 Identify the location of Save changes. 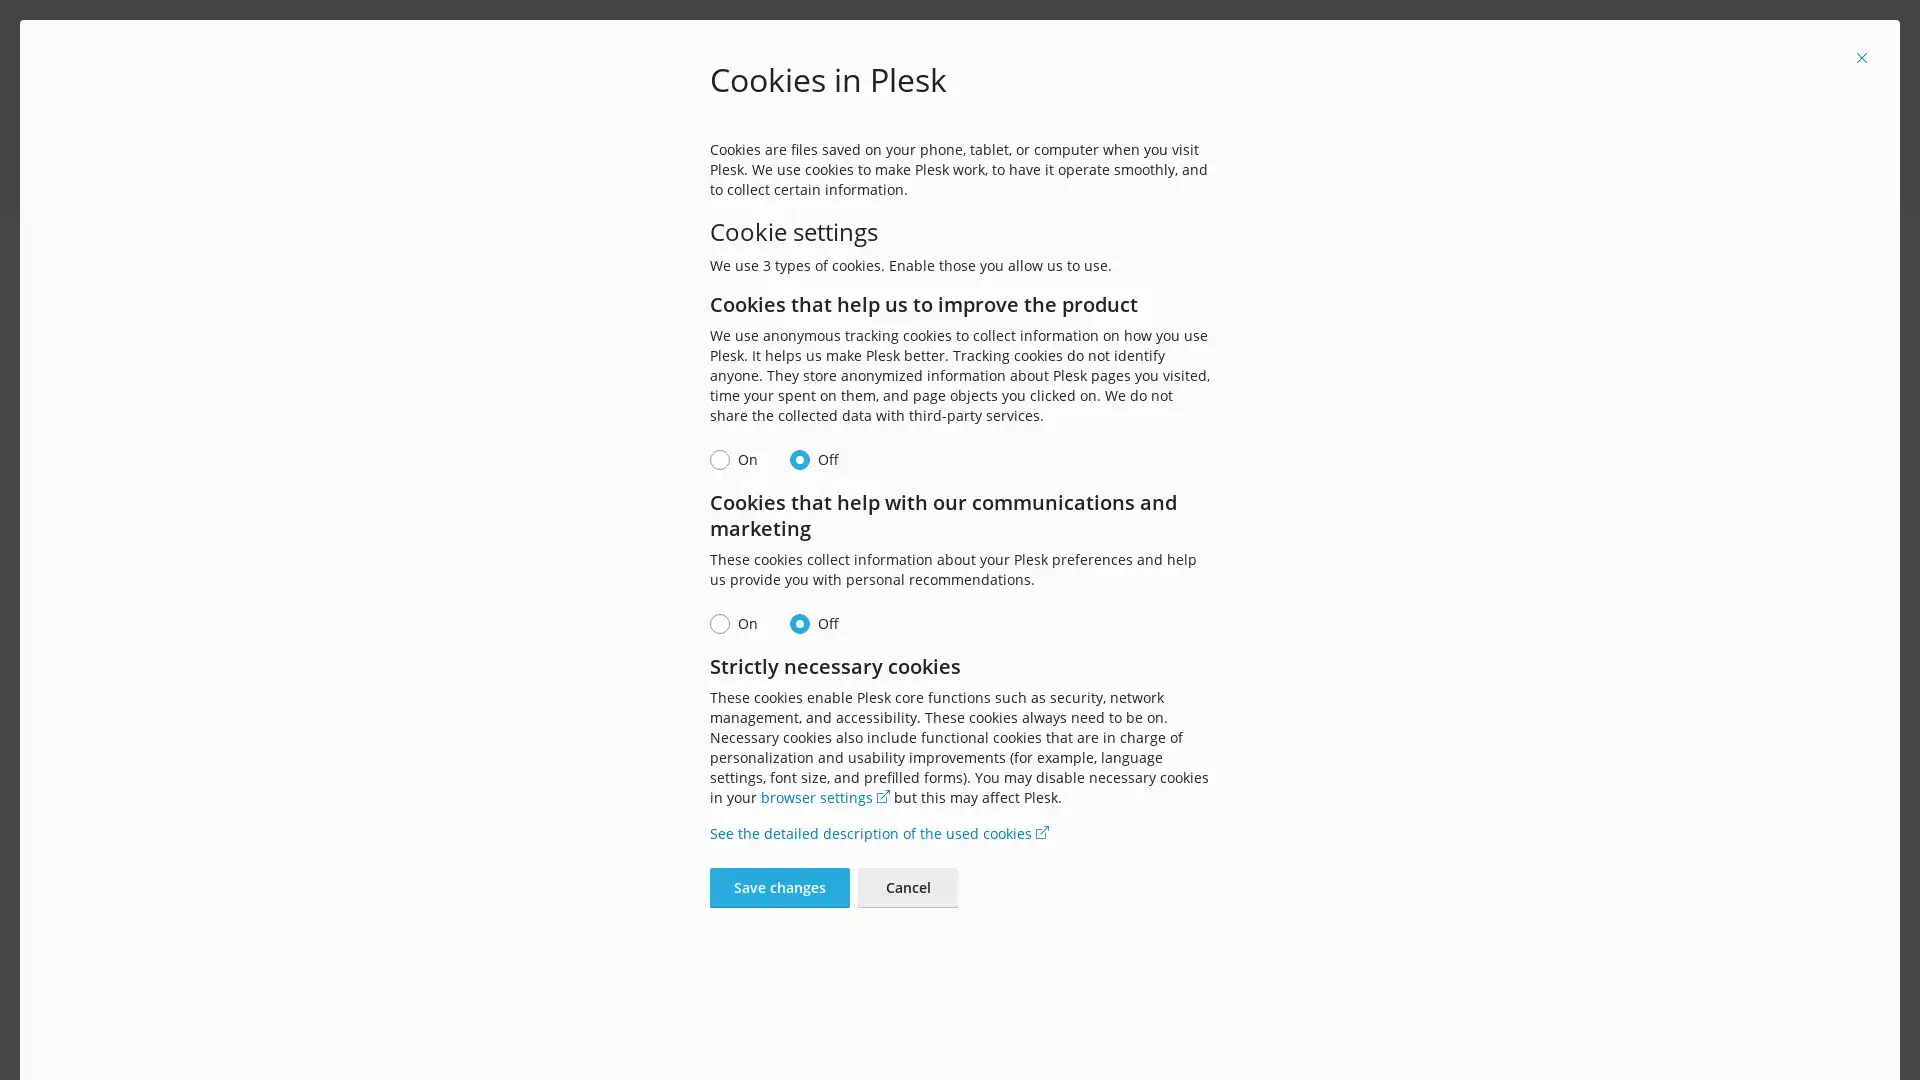
(778, 886).